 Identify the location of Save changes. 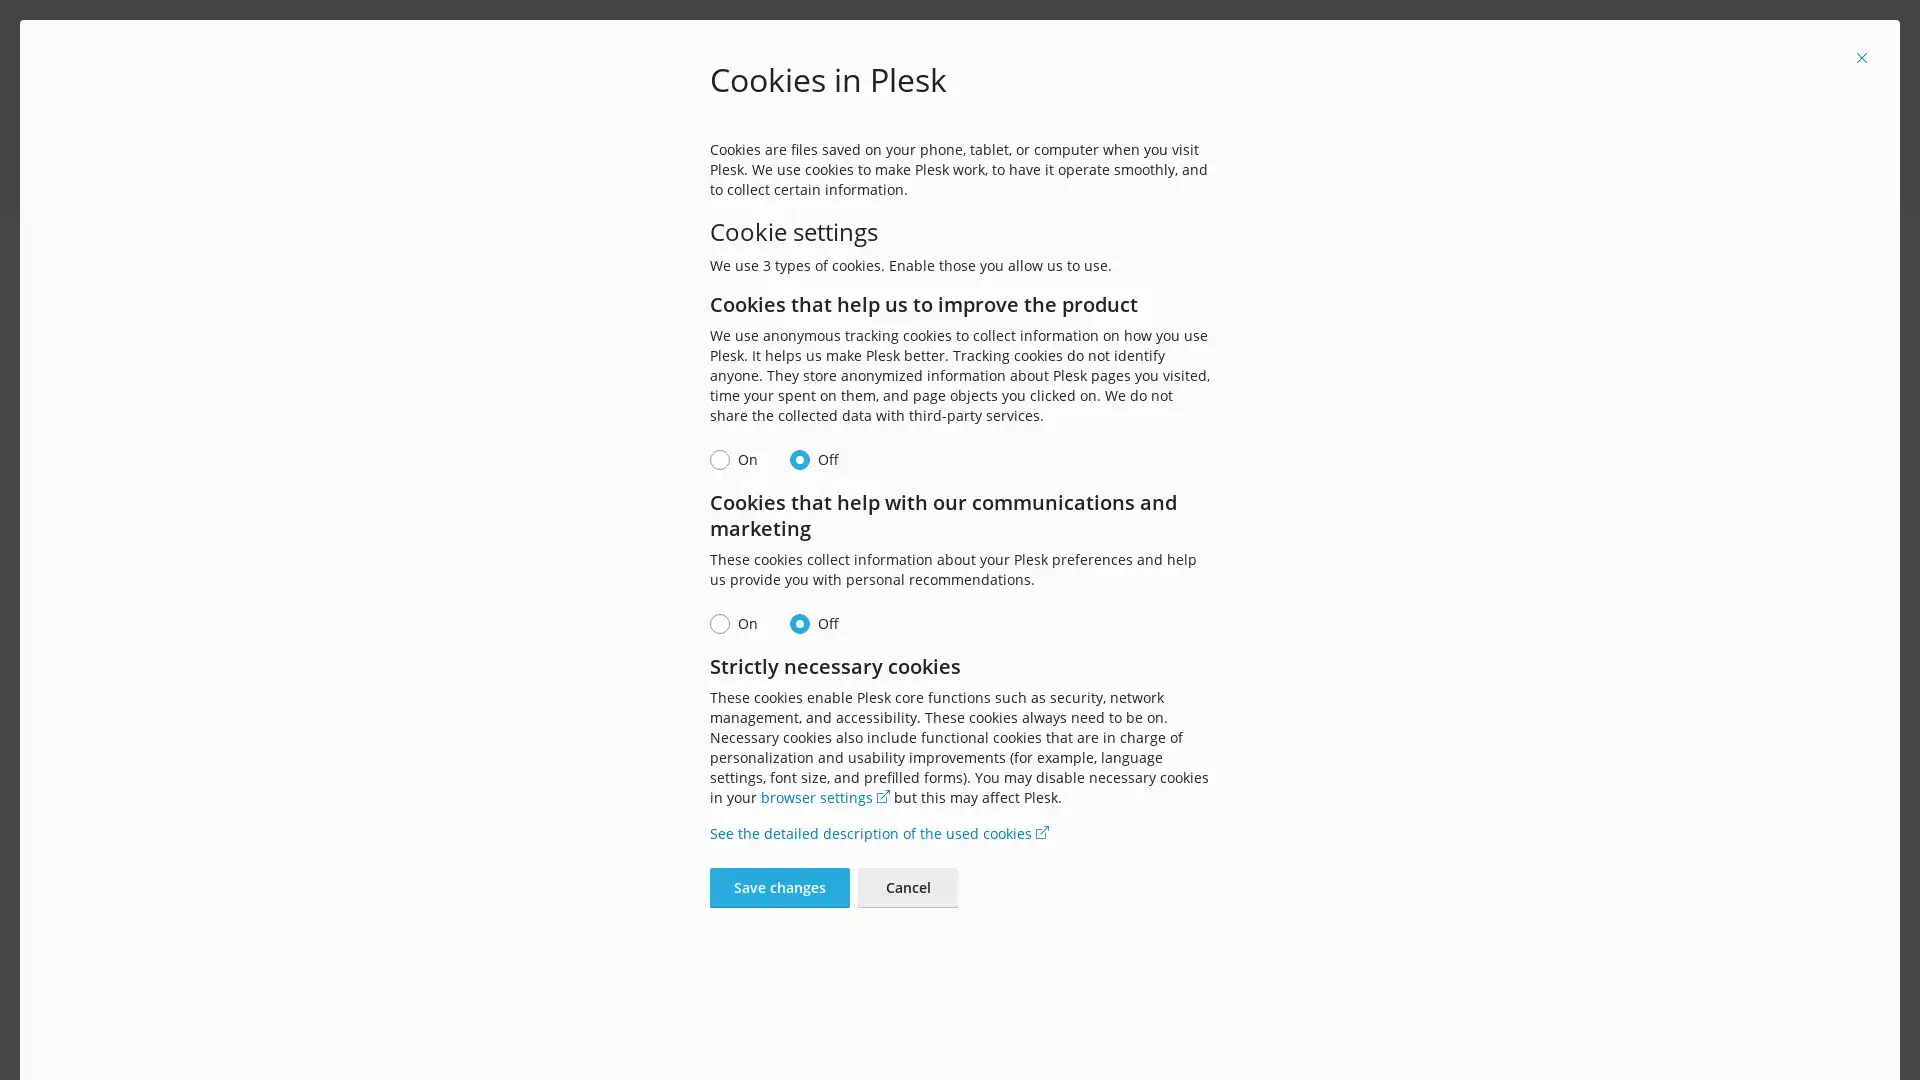
(778, 886).